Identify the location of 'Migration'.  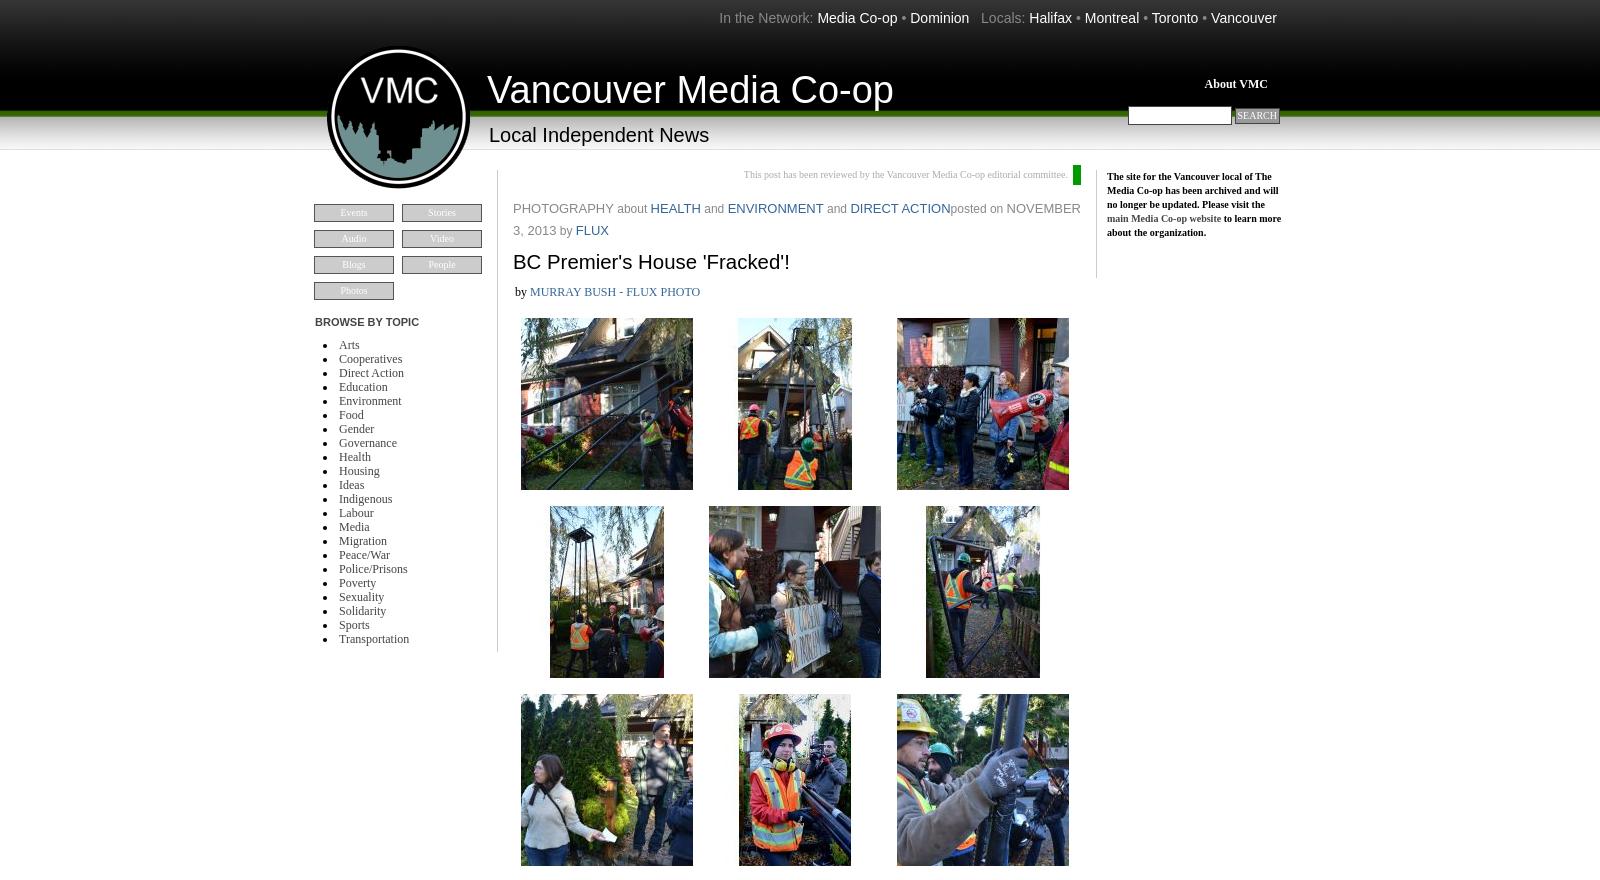
(363, 540).